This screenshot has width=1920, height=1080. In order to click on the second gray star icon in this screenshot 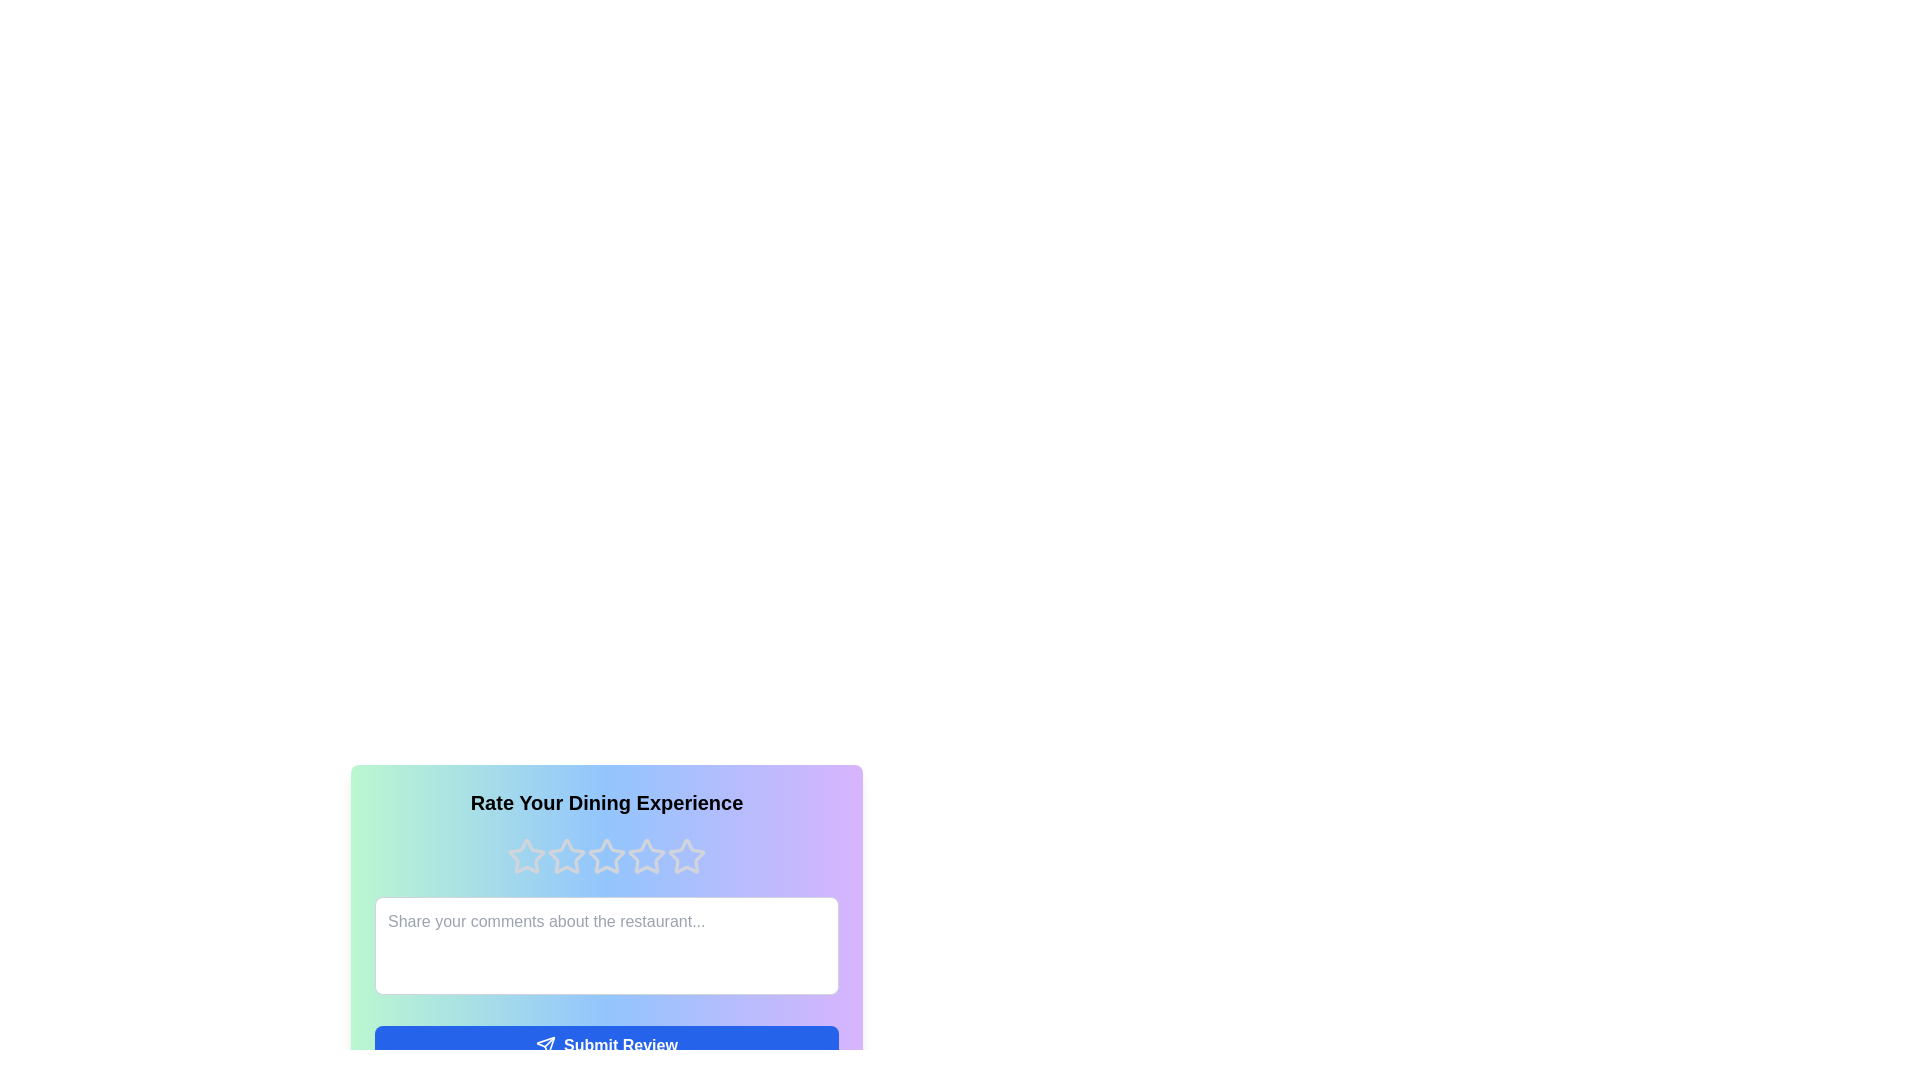, I will do `click(565, 855)`.